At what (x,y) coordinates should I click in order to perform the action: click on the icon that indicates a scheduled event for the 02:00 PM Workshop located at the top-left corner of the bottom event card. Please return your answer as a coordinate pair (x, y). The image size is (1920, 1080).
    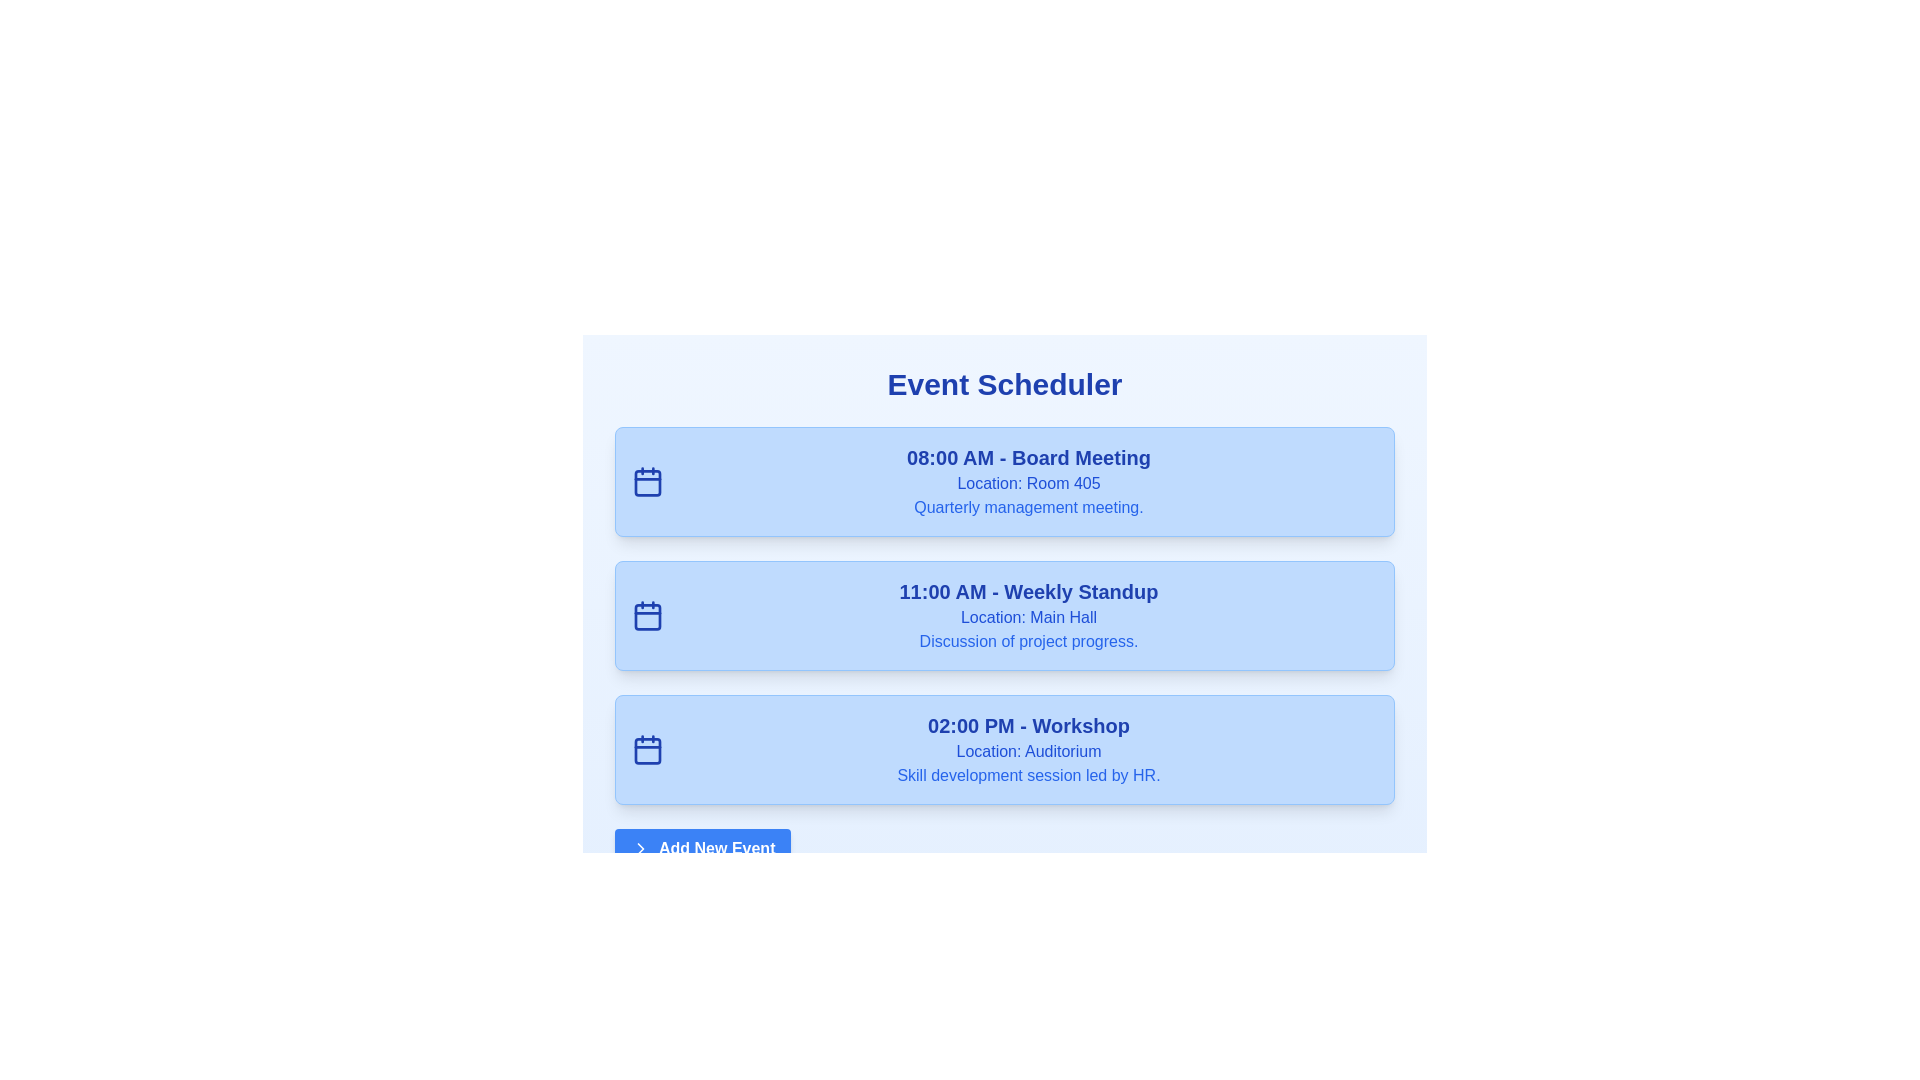
    Looking at the image, I should click on (648, 749).